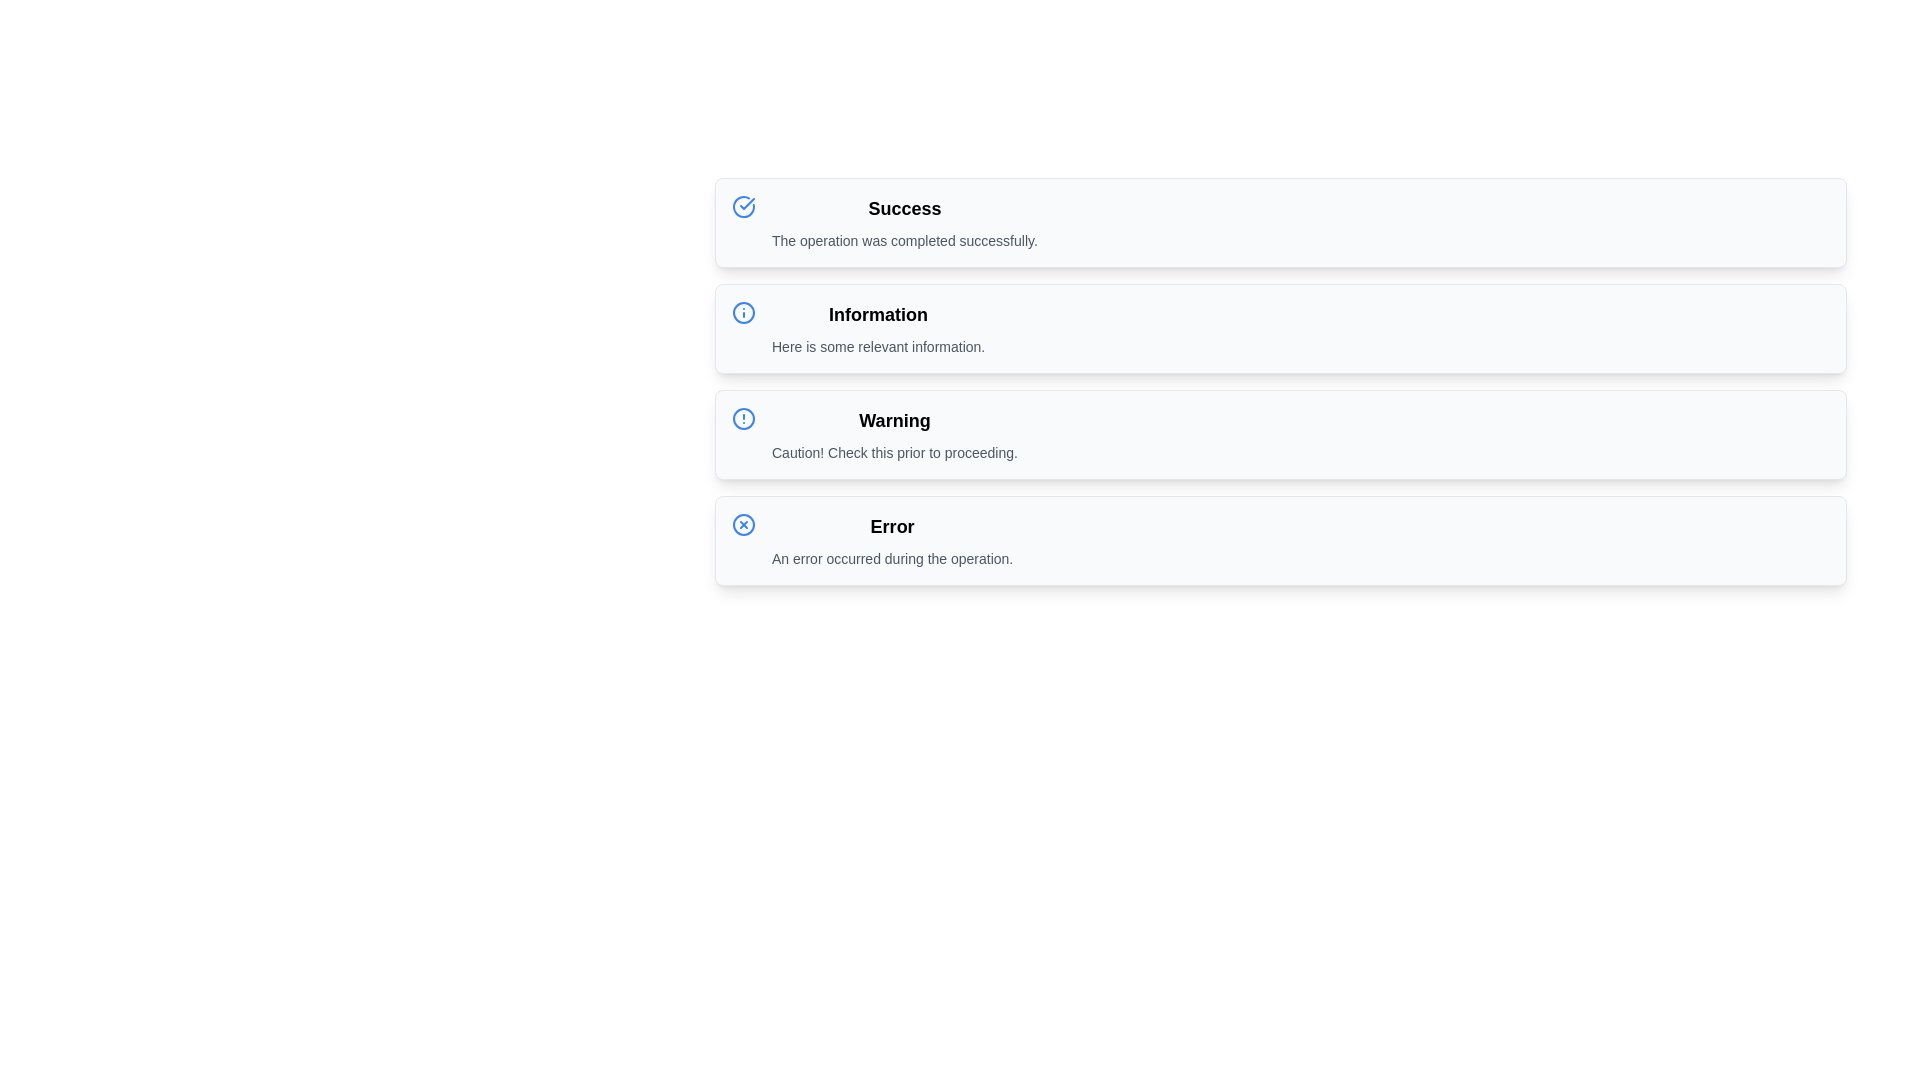  Describe the element at coordinates (903, 239) in the screenshot. I see `the static text element reading 'The operation was completed successfully.' located under the 'Success' header in the notification panel` at that location.